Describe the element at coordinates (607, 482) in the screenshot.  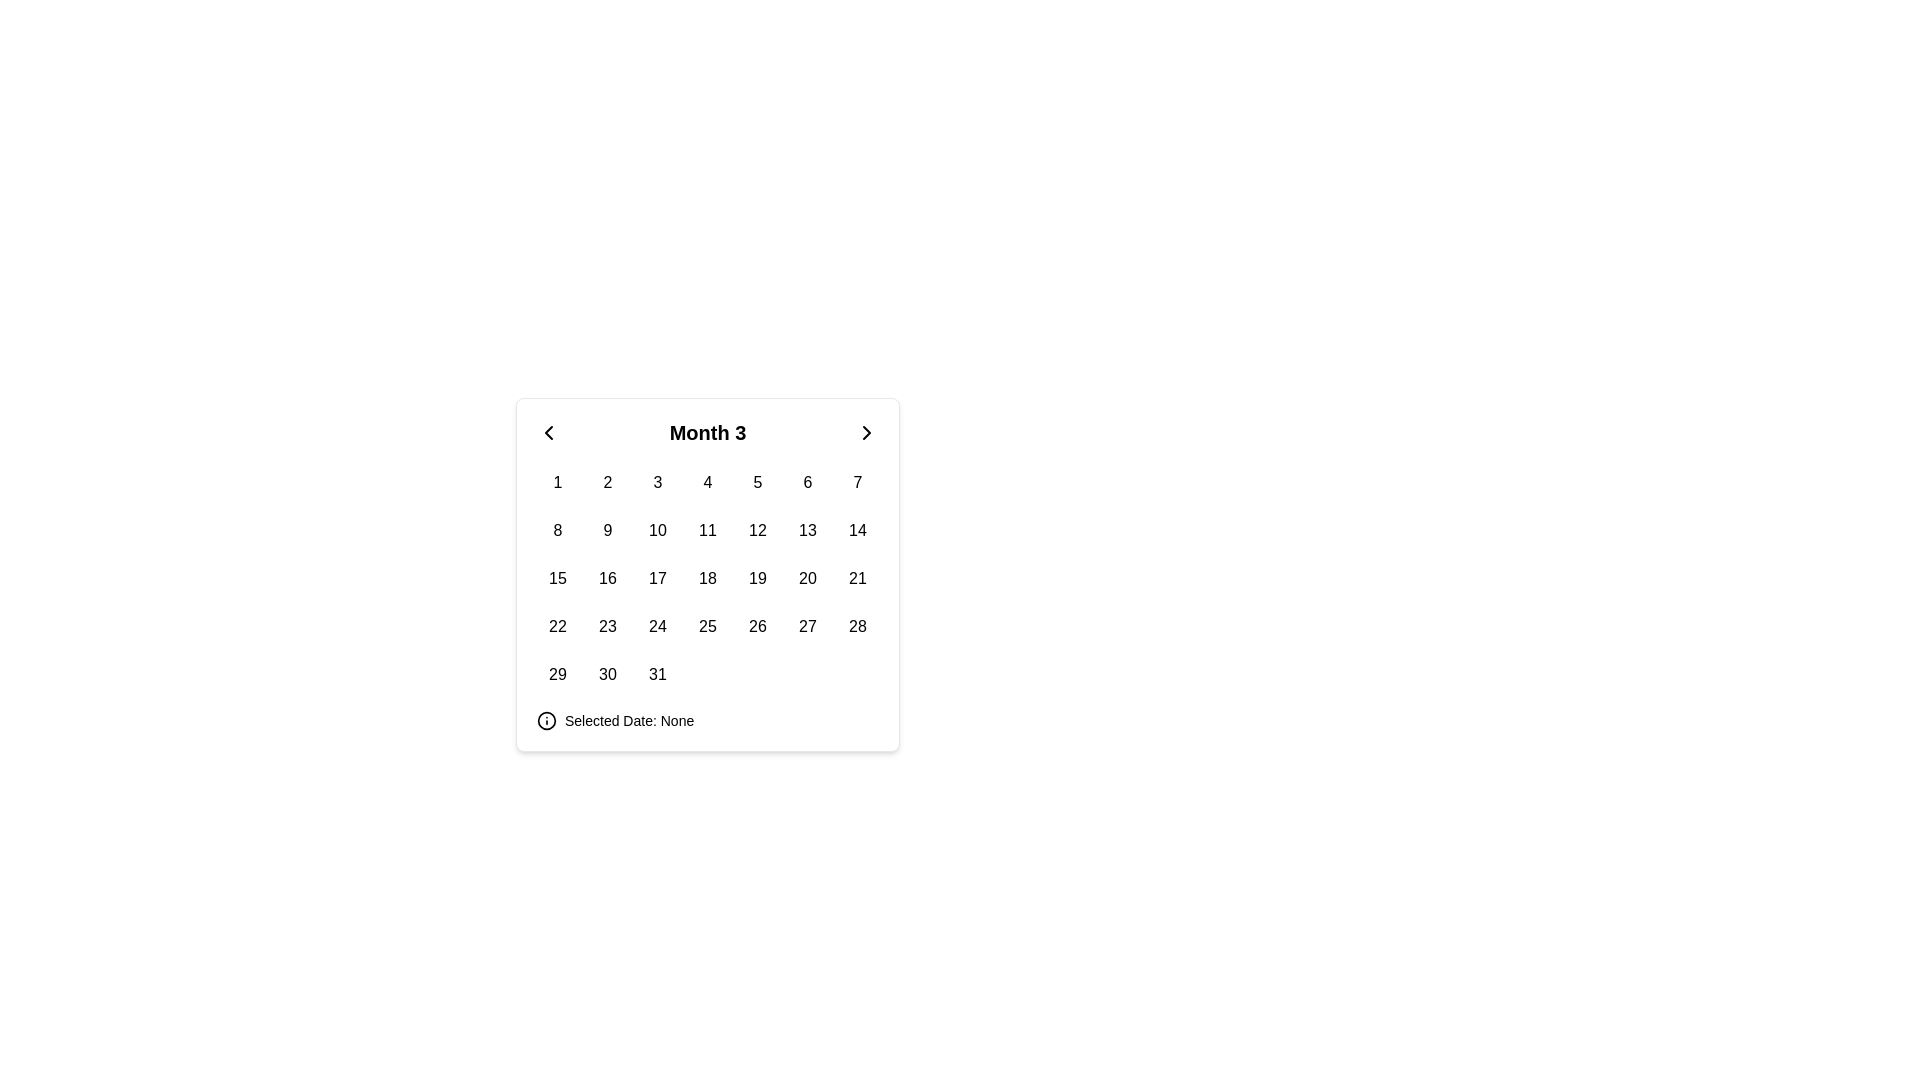
I see `the button representing the second day of the month in the calendar UI` at that location.